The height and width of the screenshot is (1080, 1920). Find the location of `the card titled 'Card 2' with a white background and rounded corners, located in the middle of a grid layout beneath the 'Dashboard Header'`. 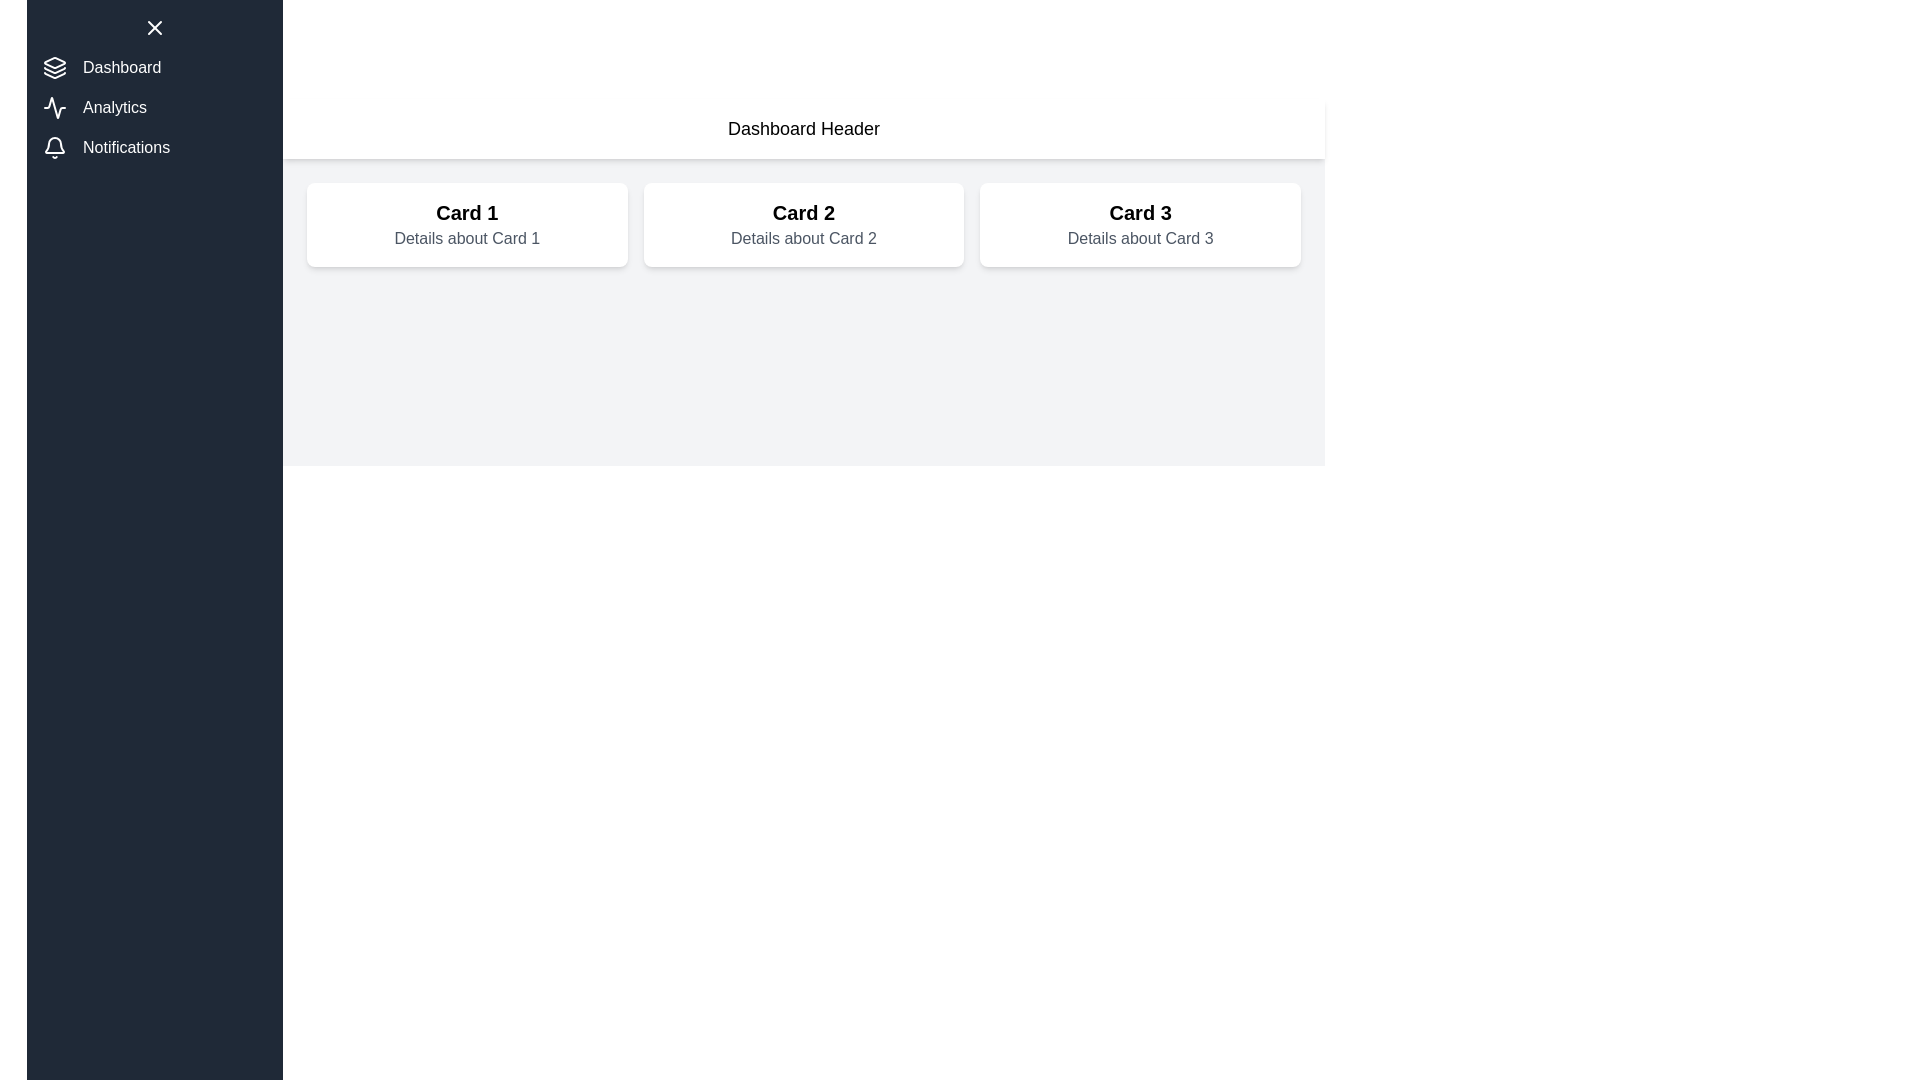

the card titled 'Card 2' with a white background and rounded corners, located in the middle of a grid layout beneath the 'Dashboard Header' is located at coordinates (803, 224).